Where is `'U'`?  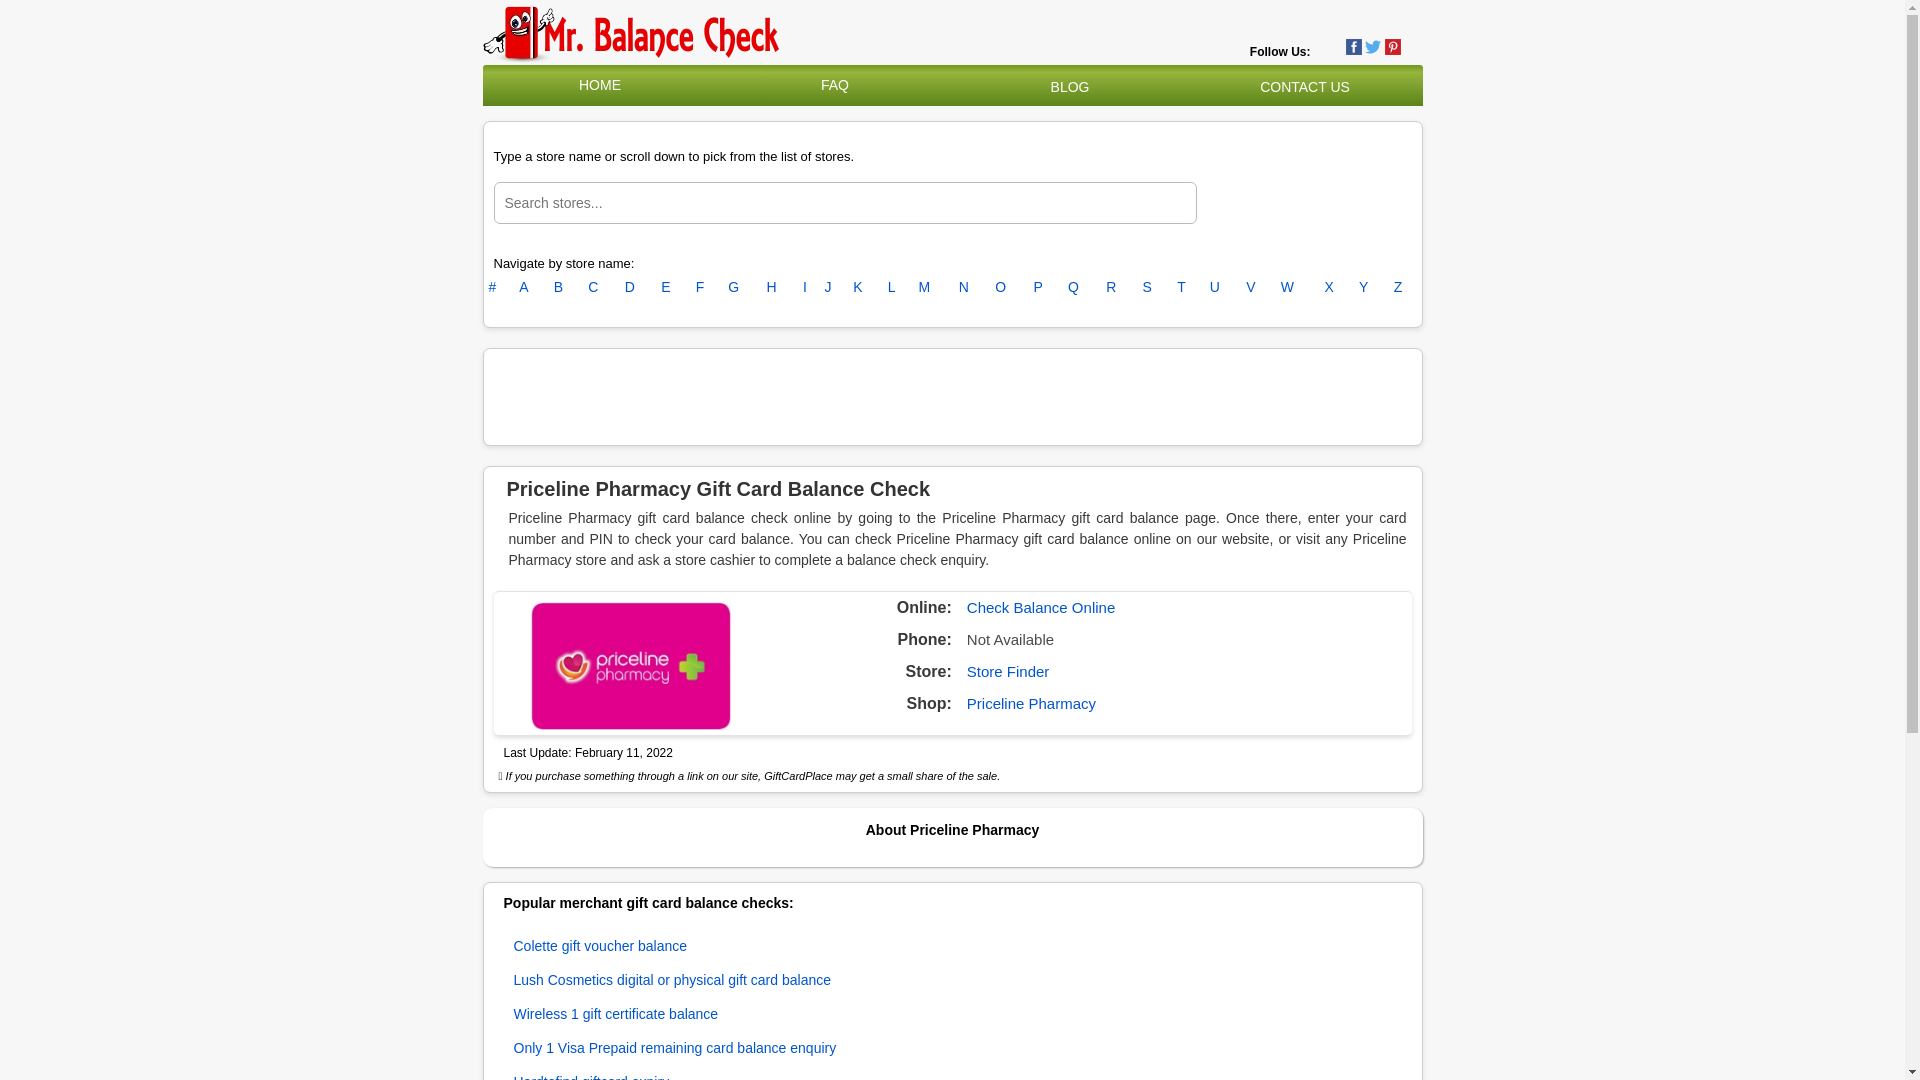 'U' is located at coordinates (1213, 286).